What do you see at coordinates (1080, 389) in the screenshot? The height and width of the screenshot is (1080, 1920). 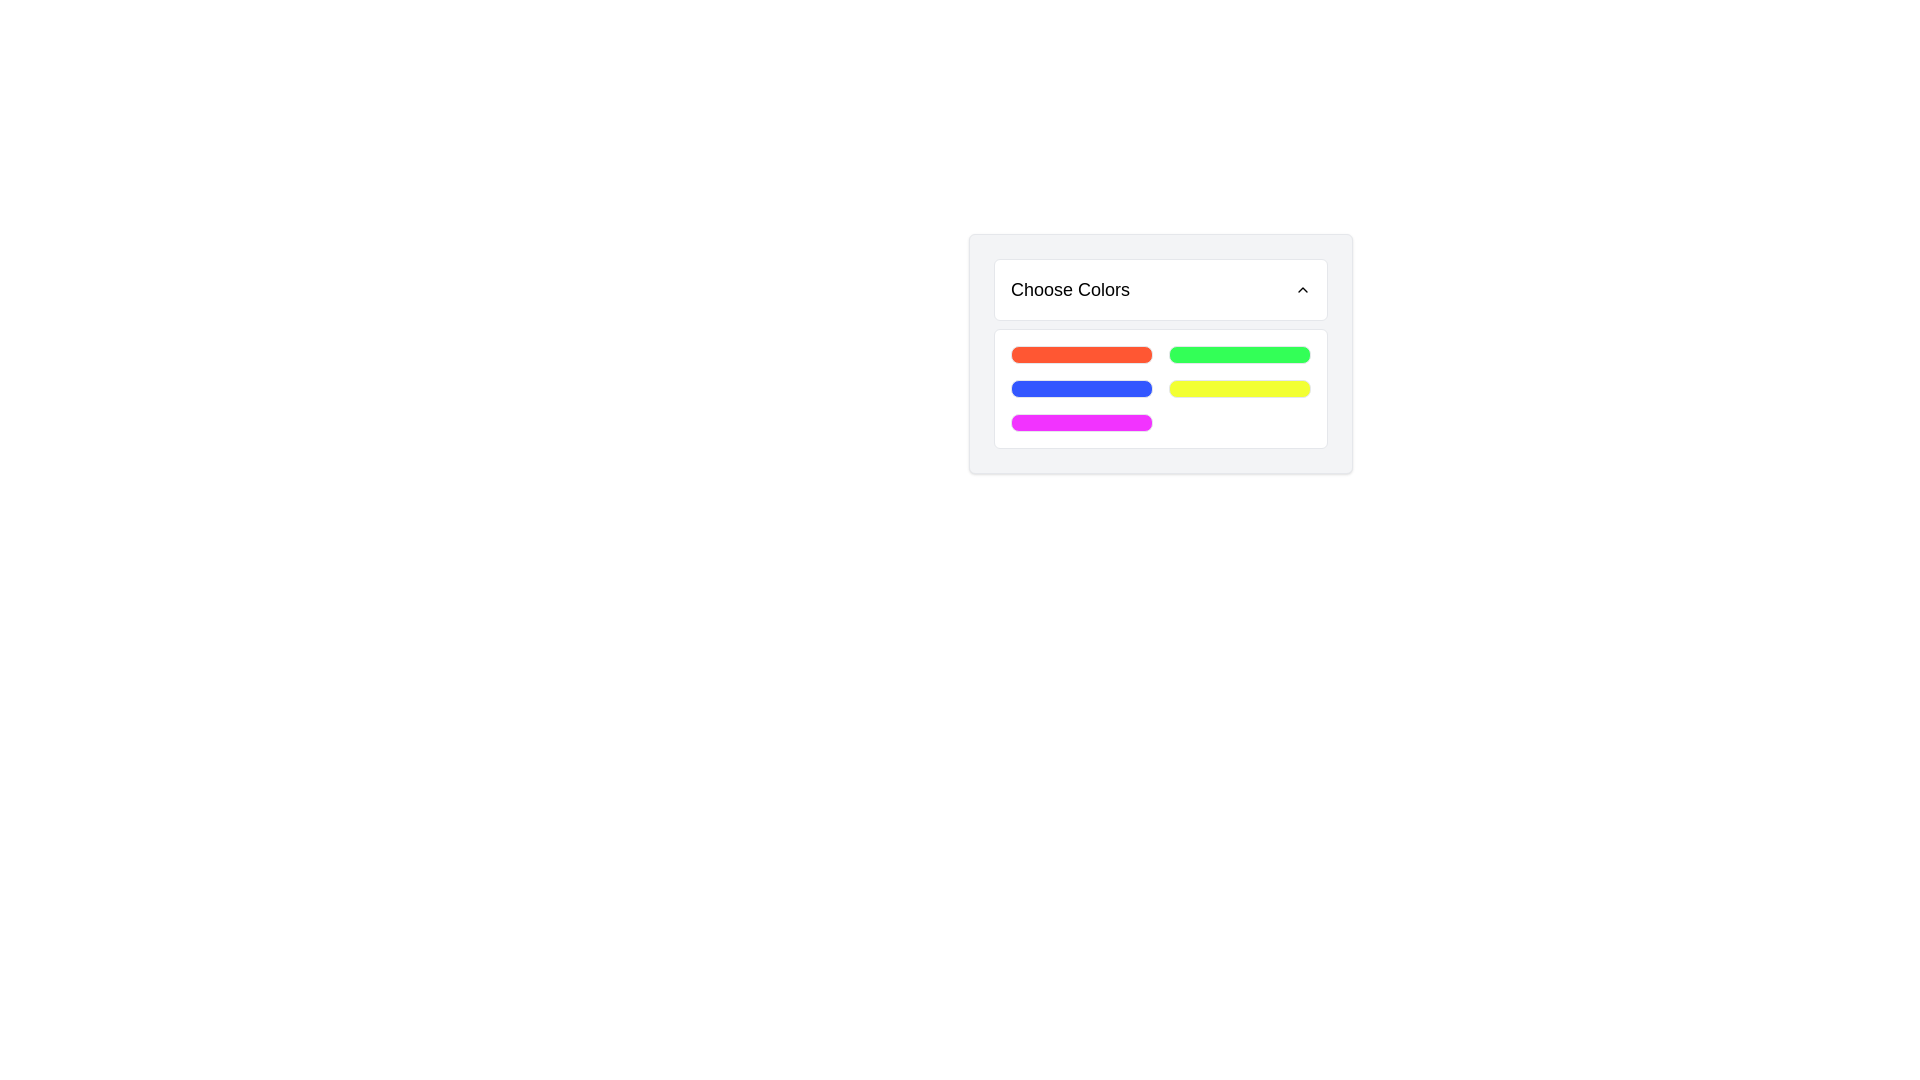 I see `the blue rounded rectangle button located in the leftmost column of the grid layout` at bounding box center [1080, 389].